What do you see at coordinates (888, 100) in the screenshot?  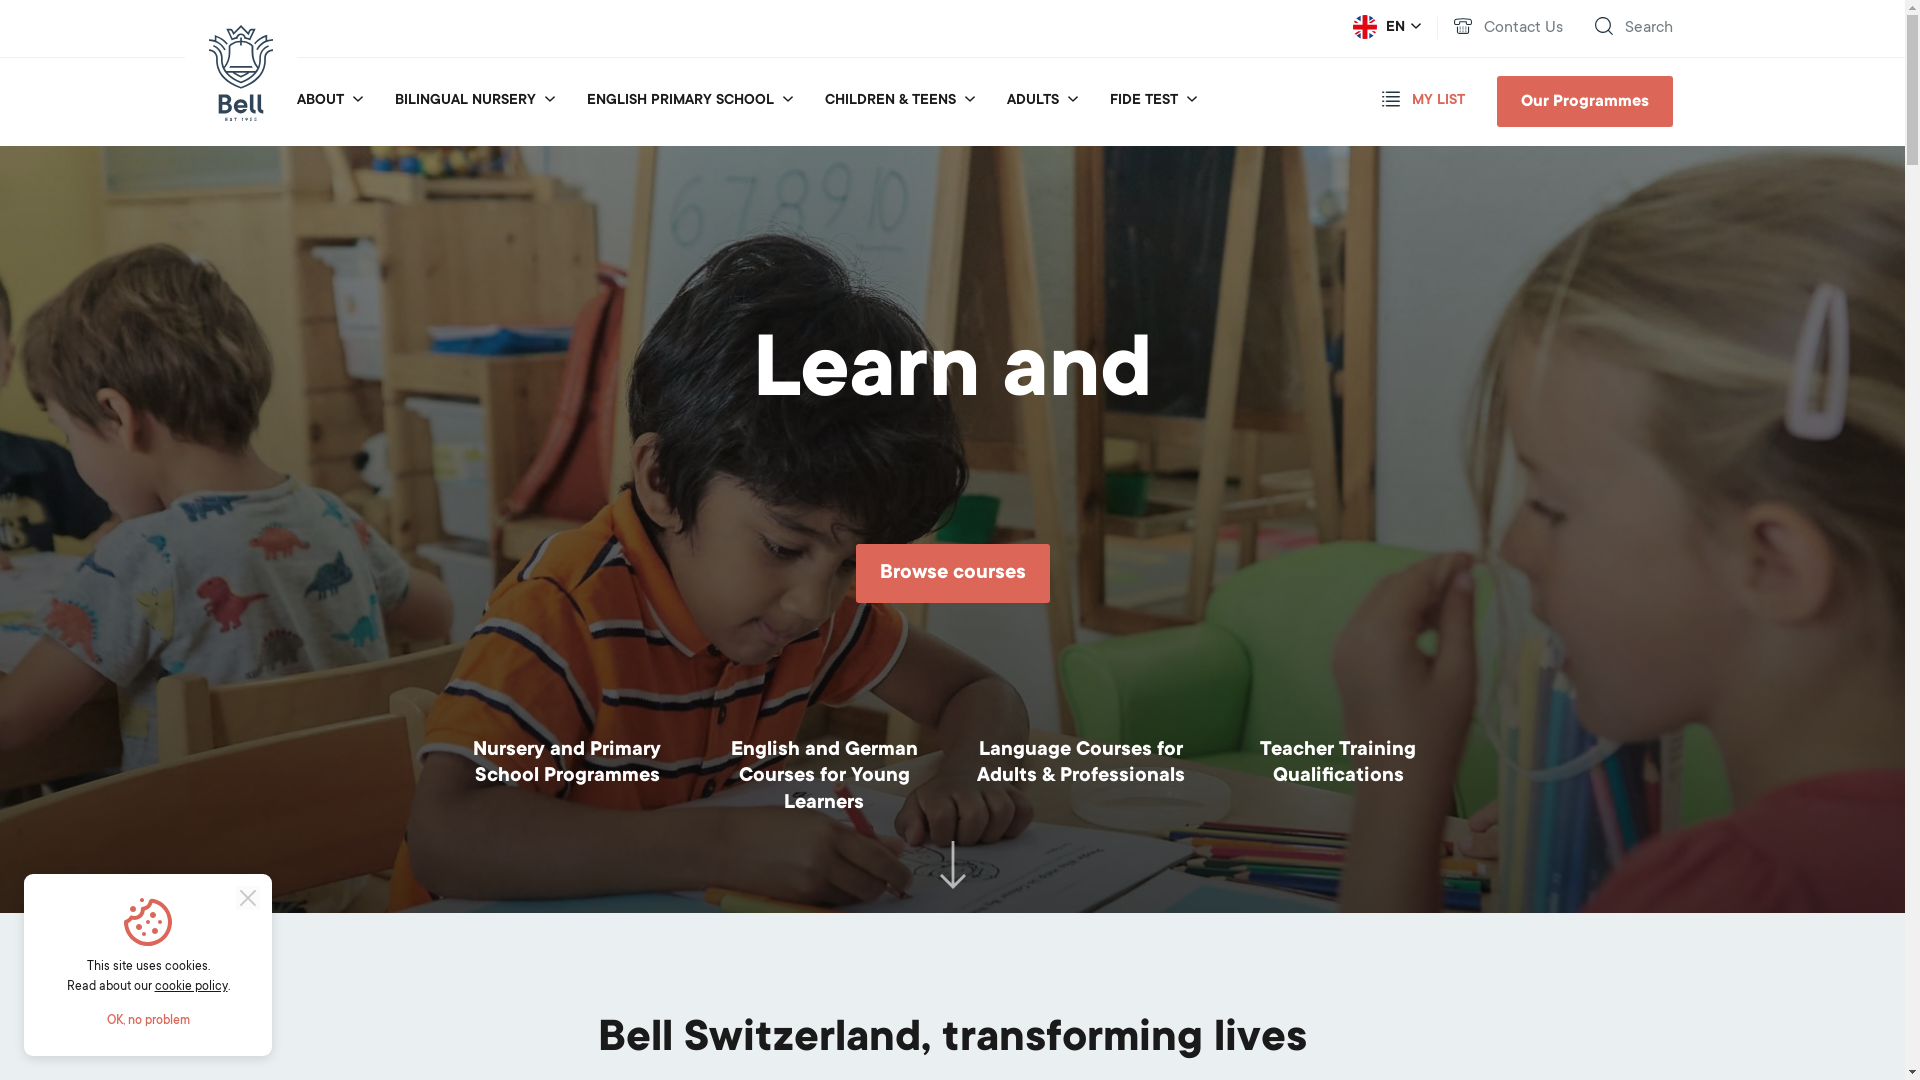 I see `'CHILDREN & TEENS'` at bounding box center [888, 100].